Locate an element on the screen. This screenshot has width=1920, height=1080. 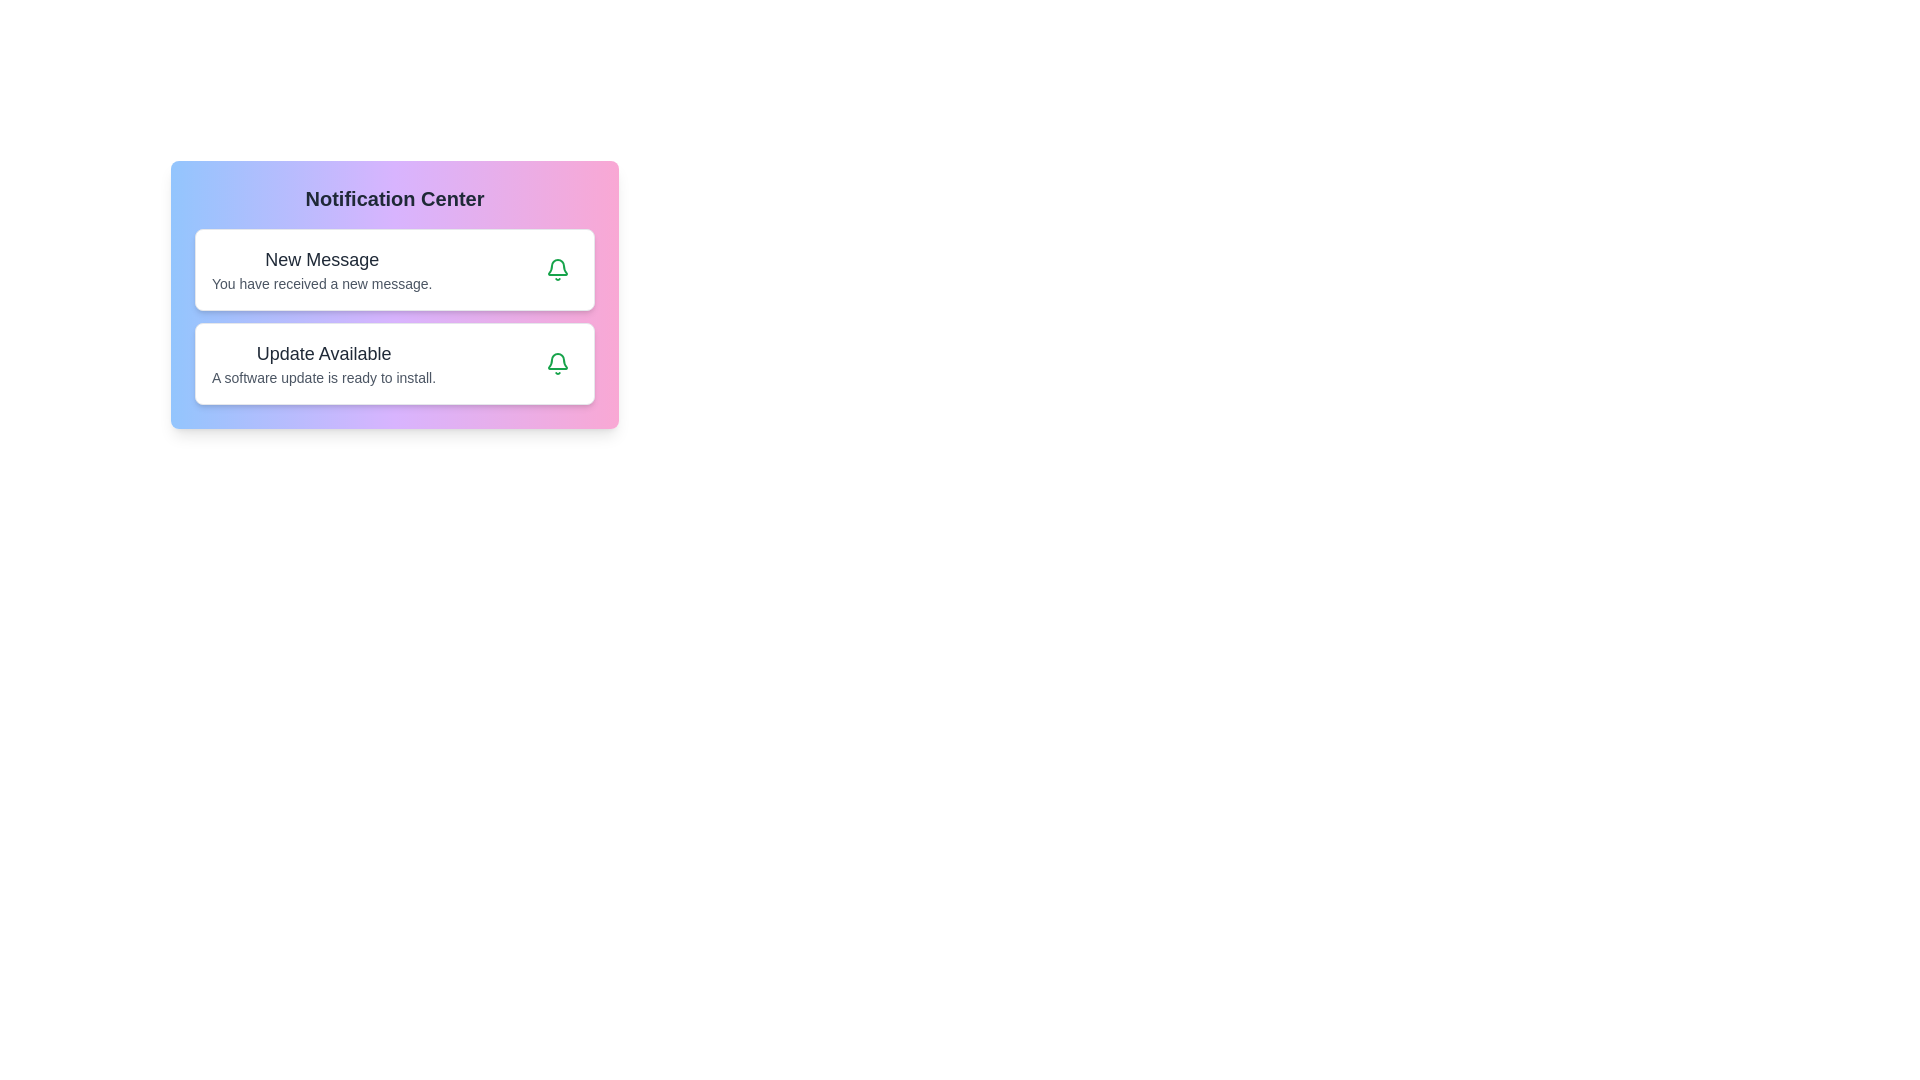
the first notification card in the 'Notification Center' is located at coordinates (394, 270).